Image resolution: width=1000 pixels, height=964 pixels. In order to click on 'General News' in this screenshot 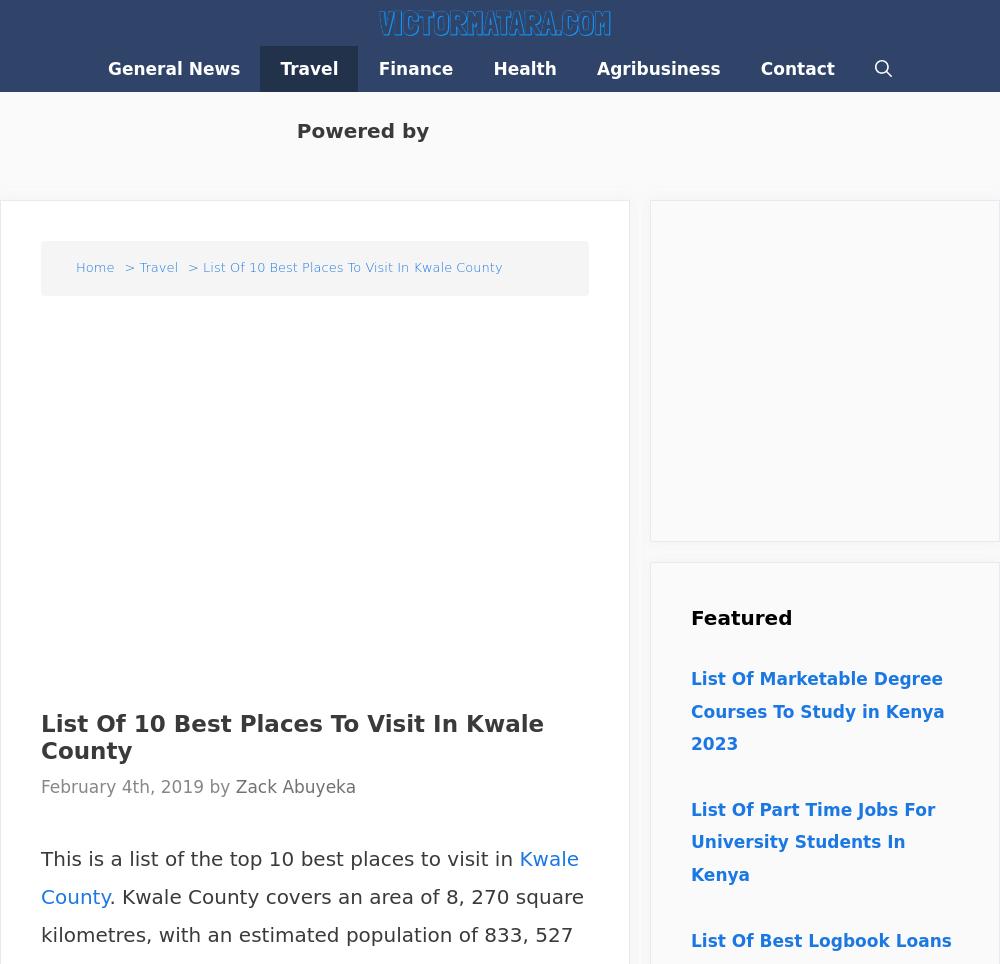, I will do `click(173, 69)`.